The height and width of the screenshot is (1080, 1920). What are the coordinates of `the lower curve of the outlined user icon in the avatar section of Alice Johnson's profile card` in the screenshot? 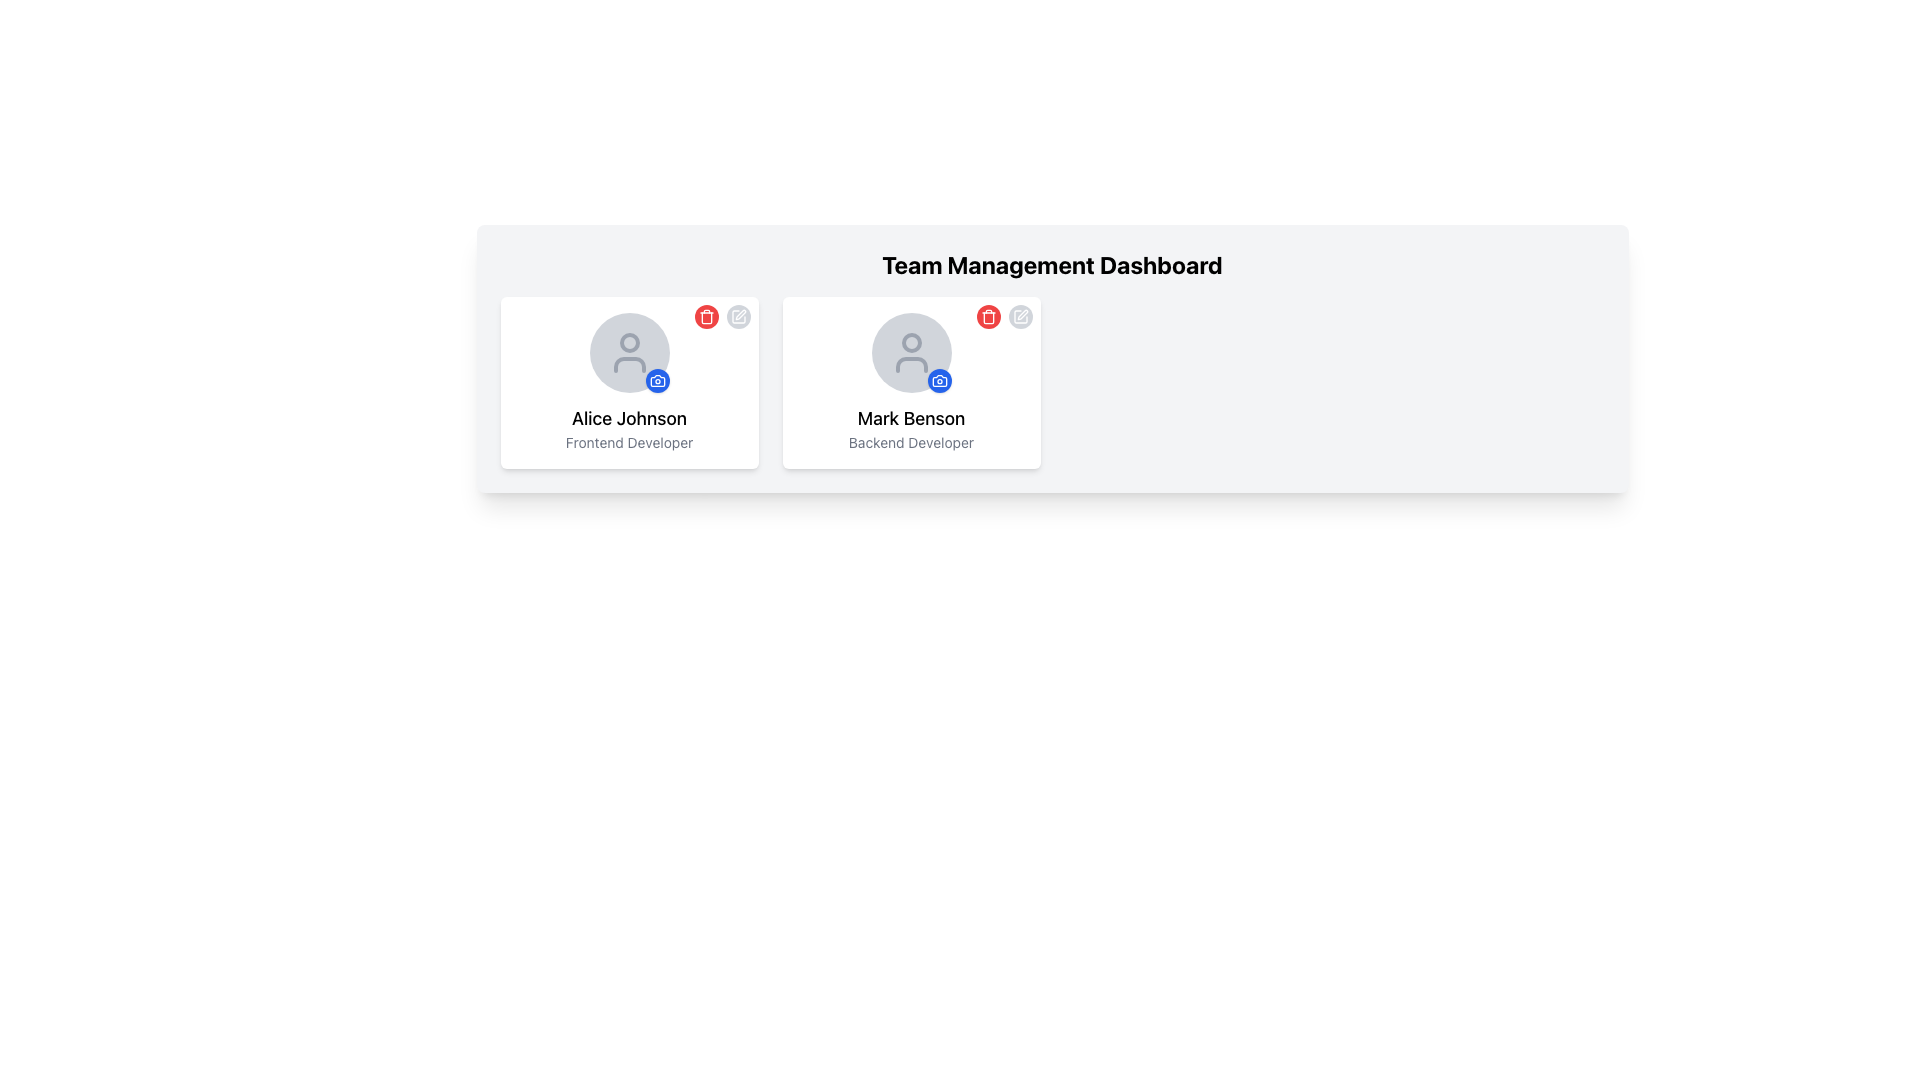 It's located at (628, 365).